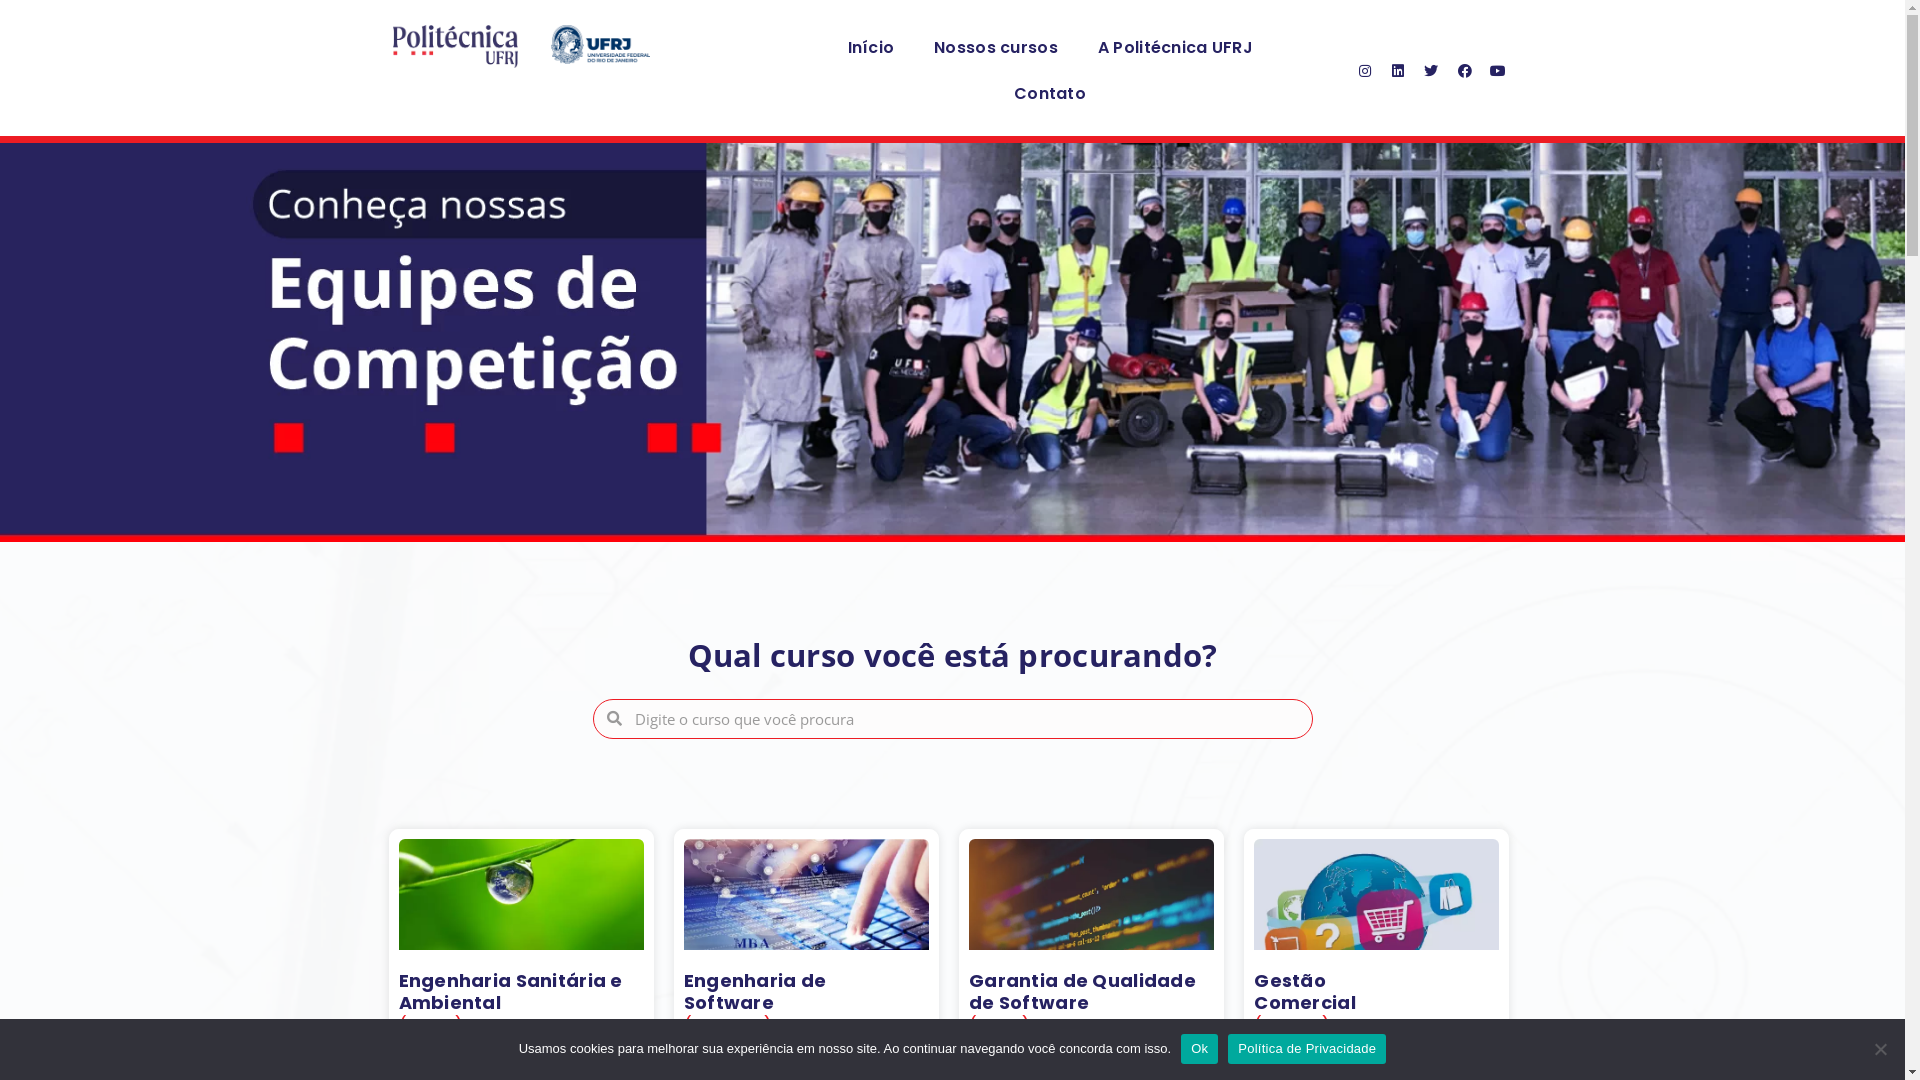 Image resolution: width=1920 pixels, height=1080 pixels. I want to click on 'Search', so click(966, 717).